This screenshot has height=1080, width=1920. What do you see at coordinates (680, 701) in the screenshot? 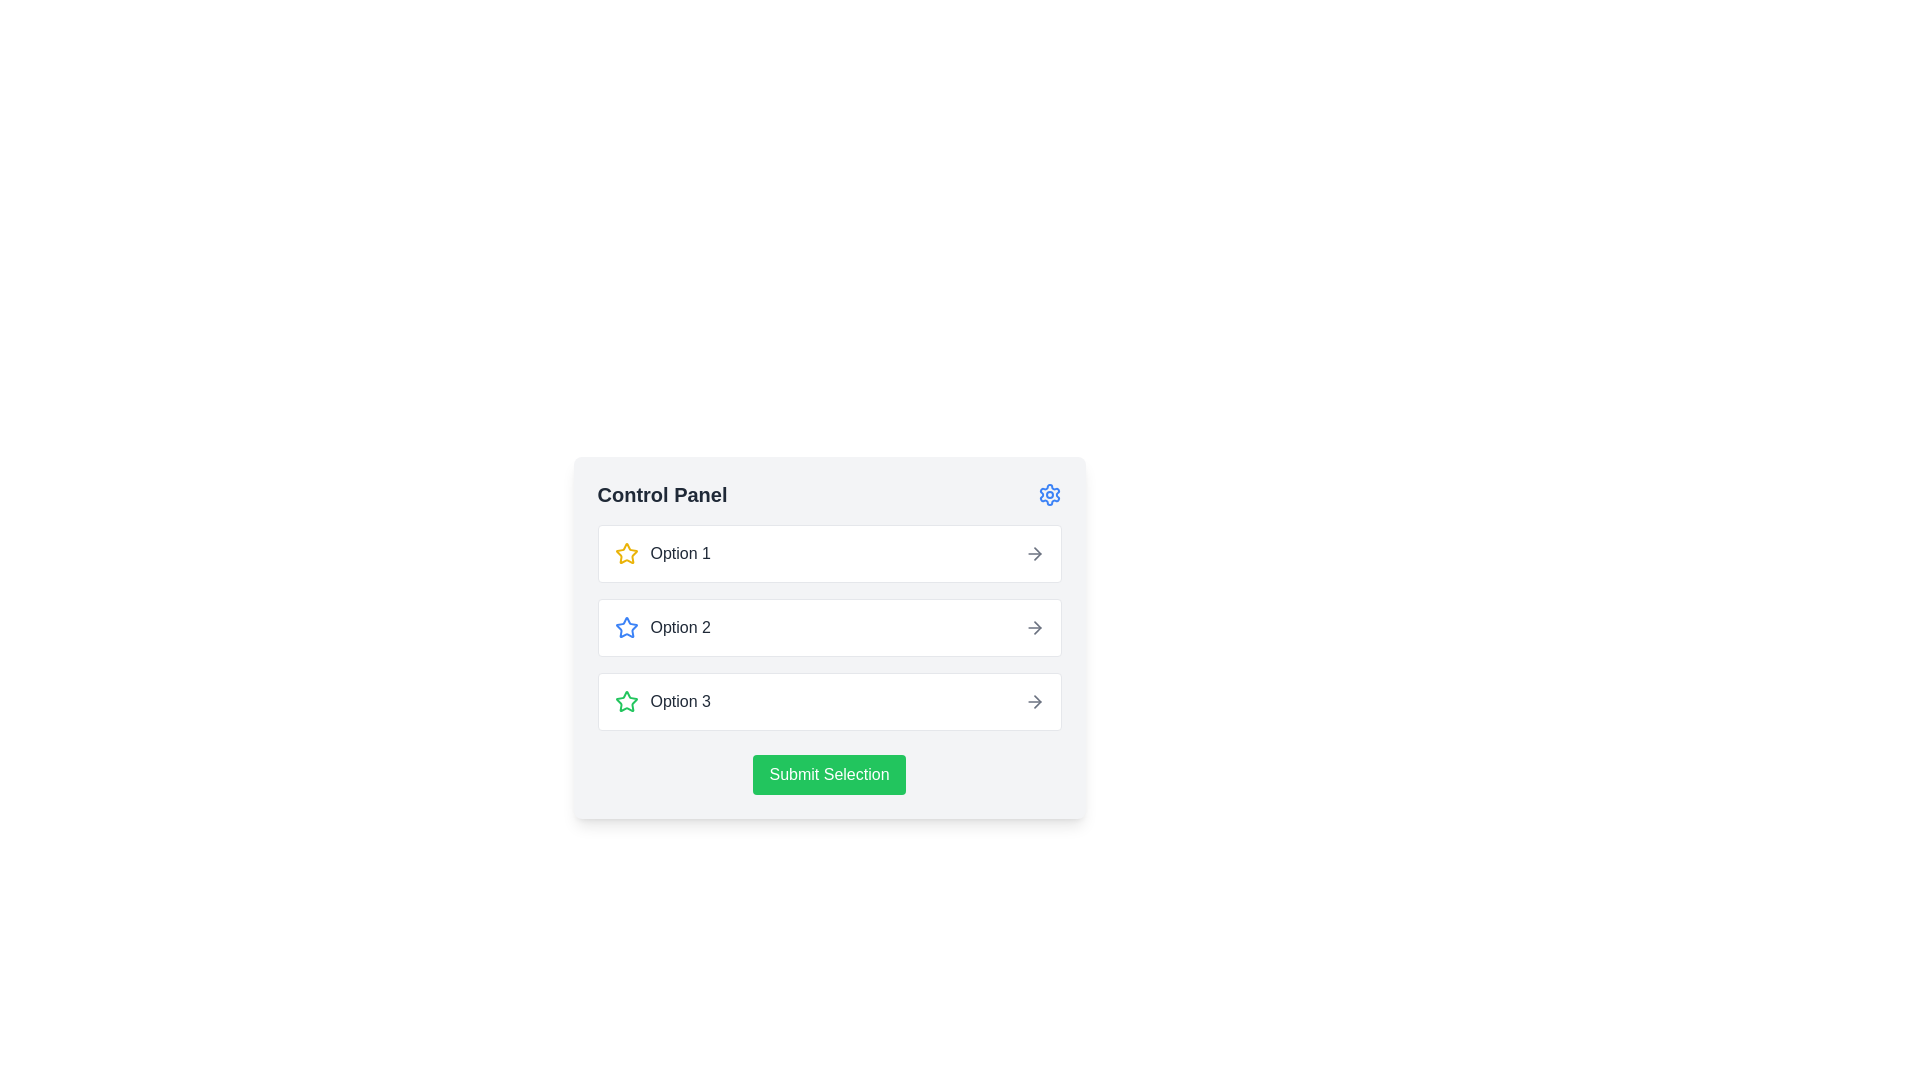
I see `the text component displaying 'Option 3', which is styled with a gray font color and aligned with a green star icon on the left` at bounding box center [680, 701].